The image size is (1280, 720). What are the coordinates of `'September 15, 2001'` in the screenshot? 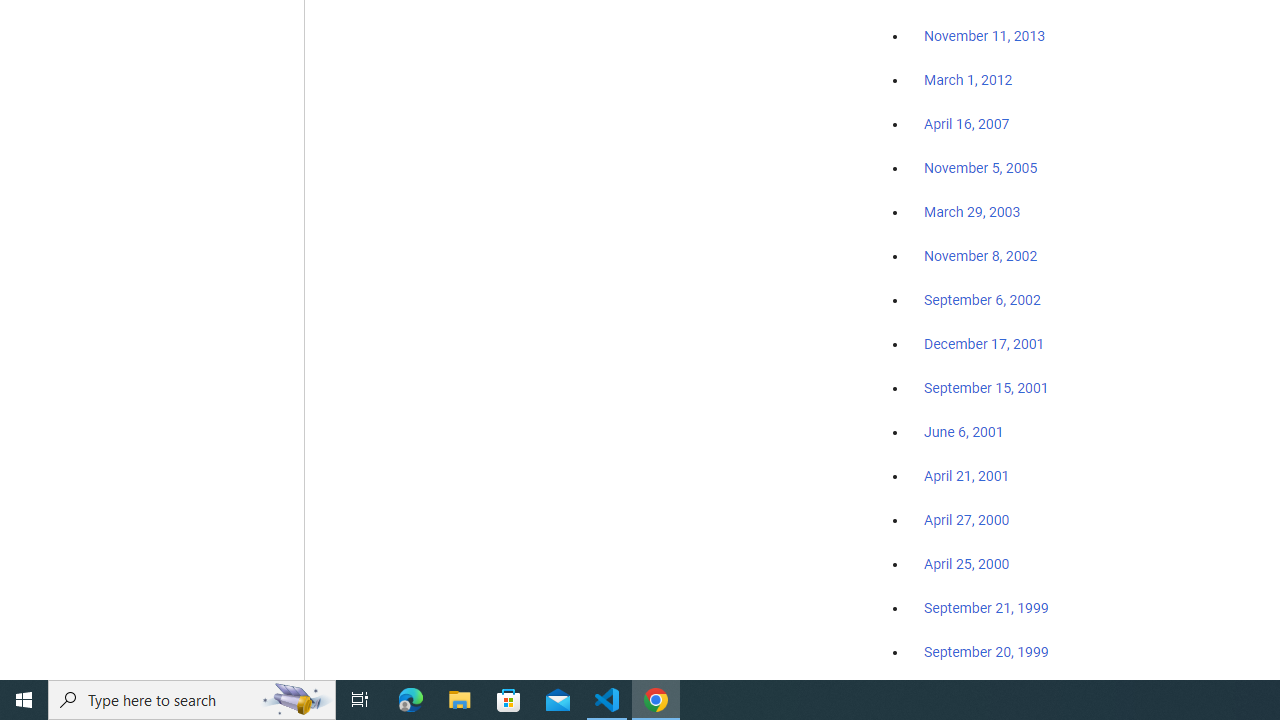 It's located at (986, 387).